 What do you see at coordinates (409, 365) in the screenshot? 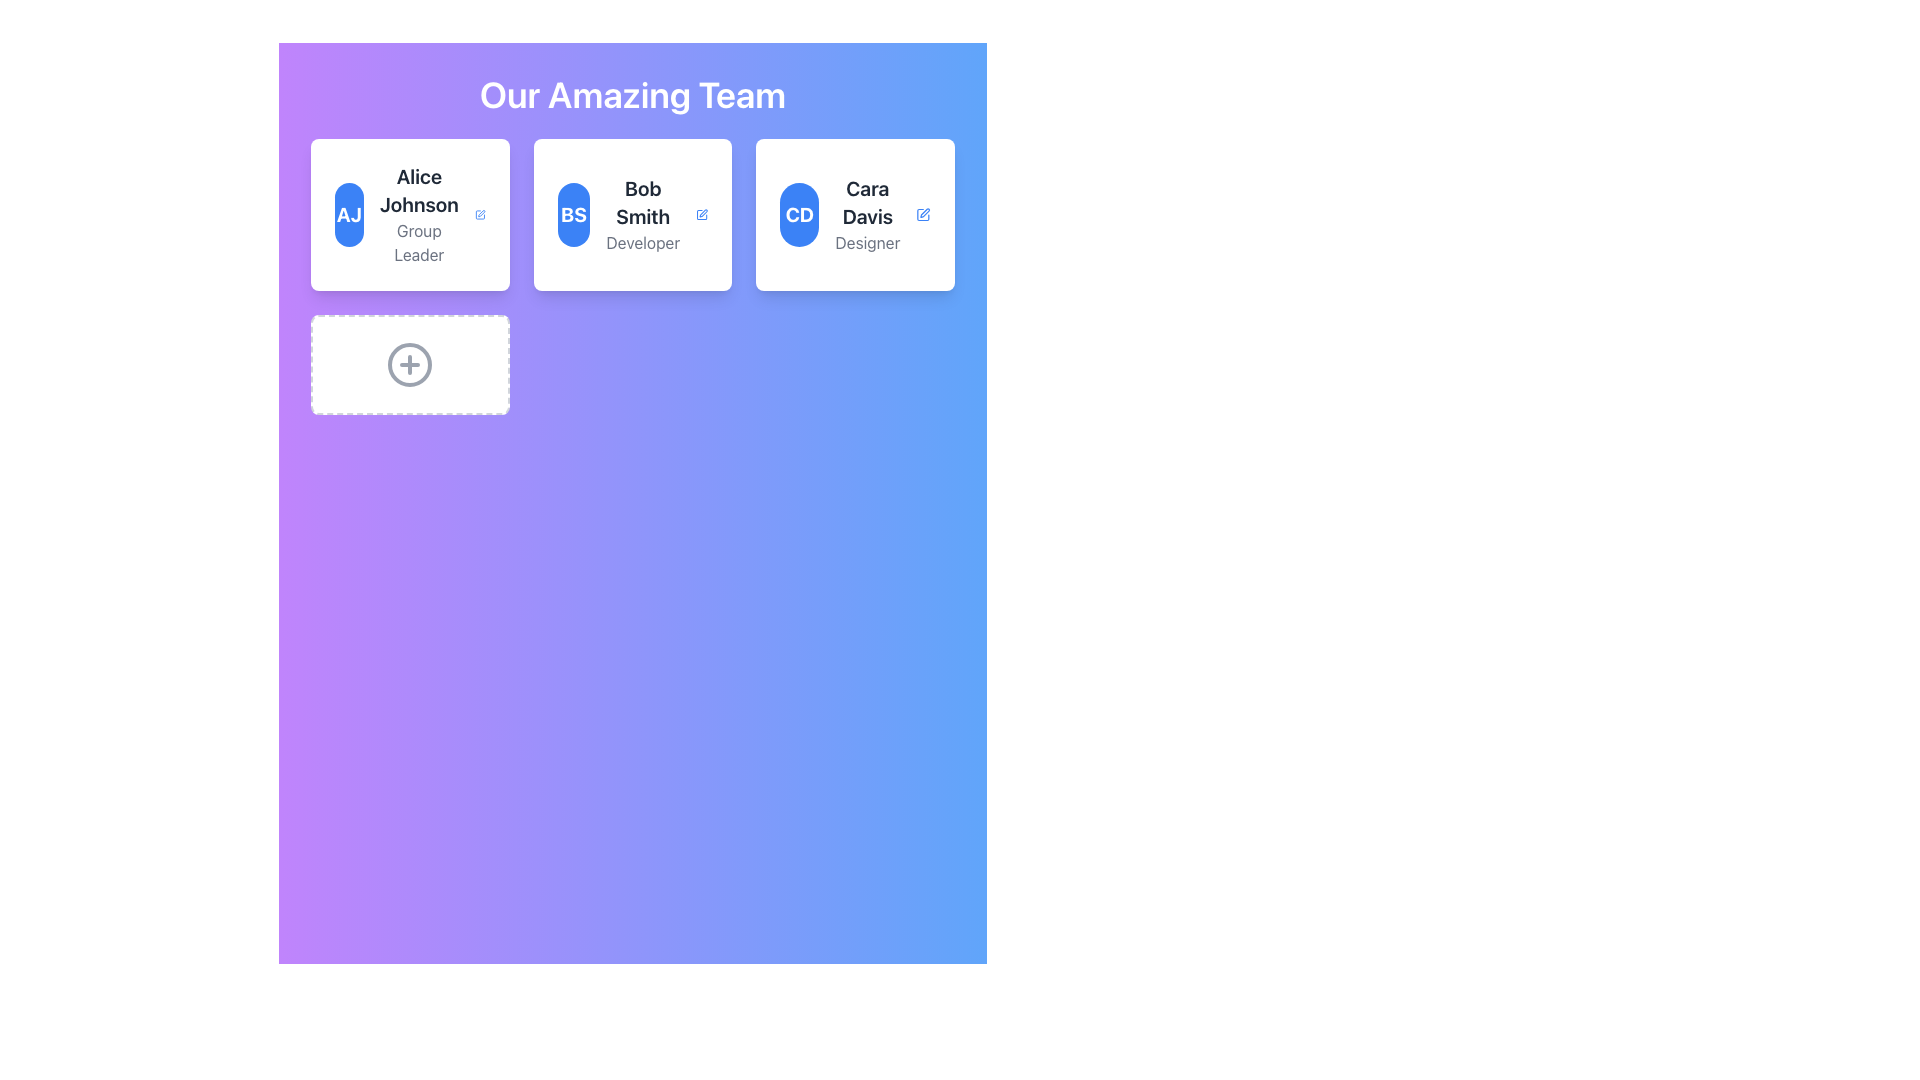
I see `the rectangular button with a dashed border and a circular plus sign icon, located below Alice Johnson's card in the grid layout` at bounding box center [409, 365].